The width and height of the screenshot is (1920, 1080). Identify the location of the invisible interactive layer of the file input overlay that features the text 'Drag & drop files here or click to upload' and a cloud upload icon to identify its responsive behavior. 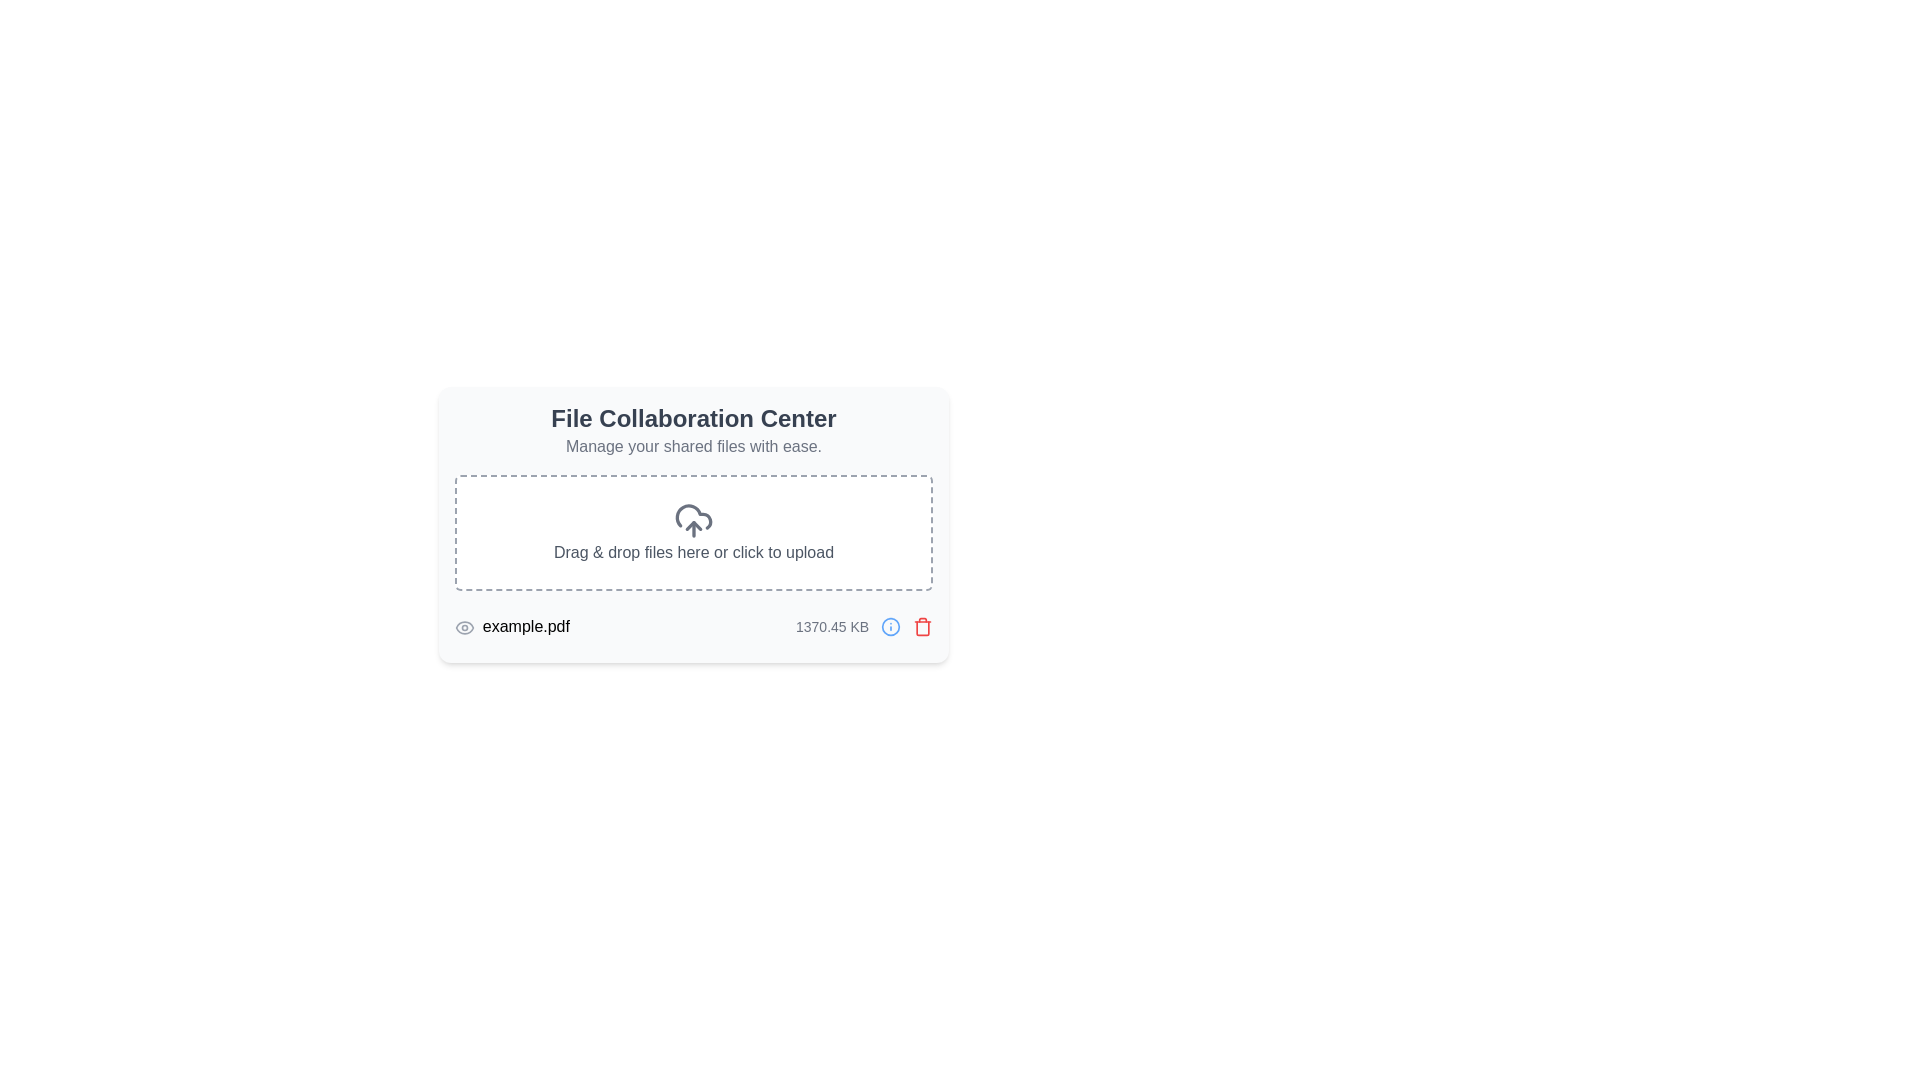
(694, 531).